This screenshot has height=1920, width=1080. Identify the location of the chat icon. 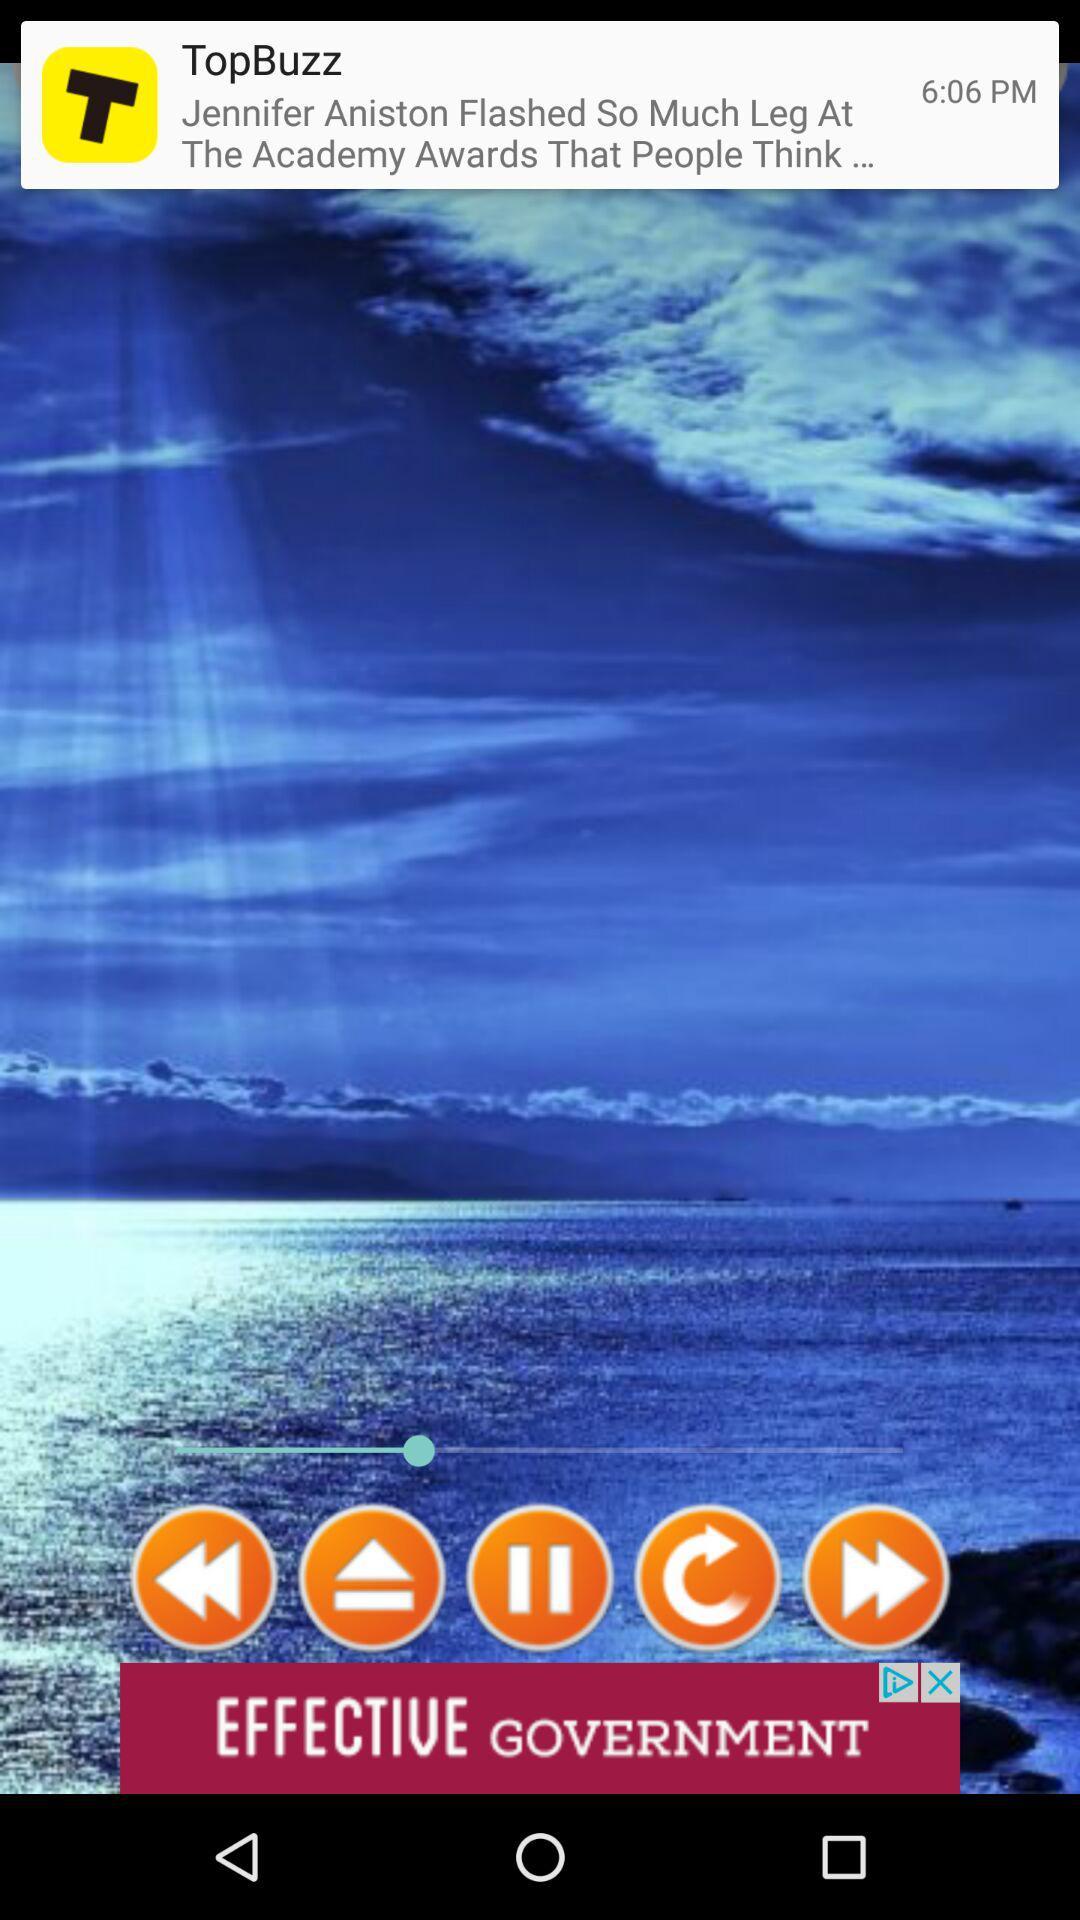
(1017, 67).